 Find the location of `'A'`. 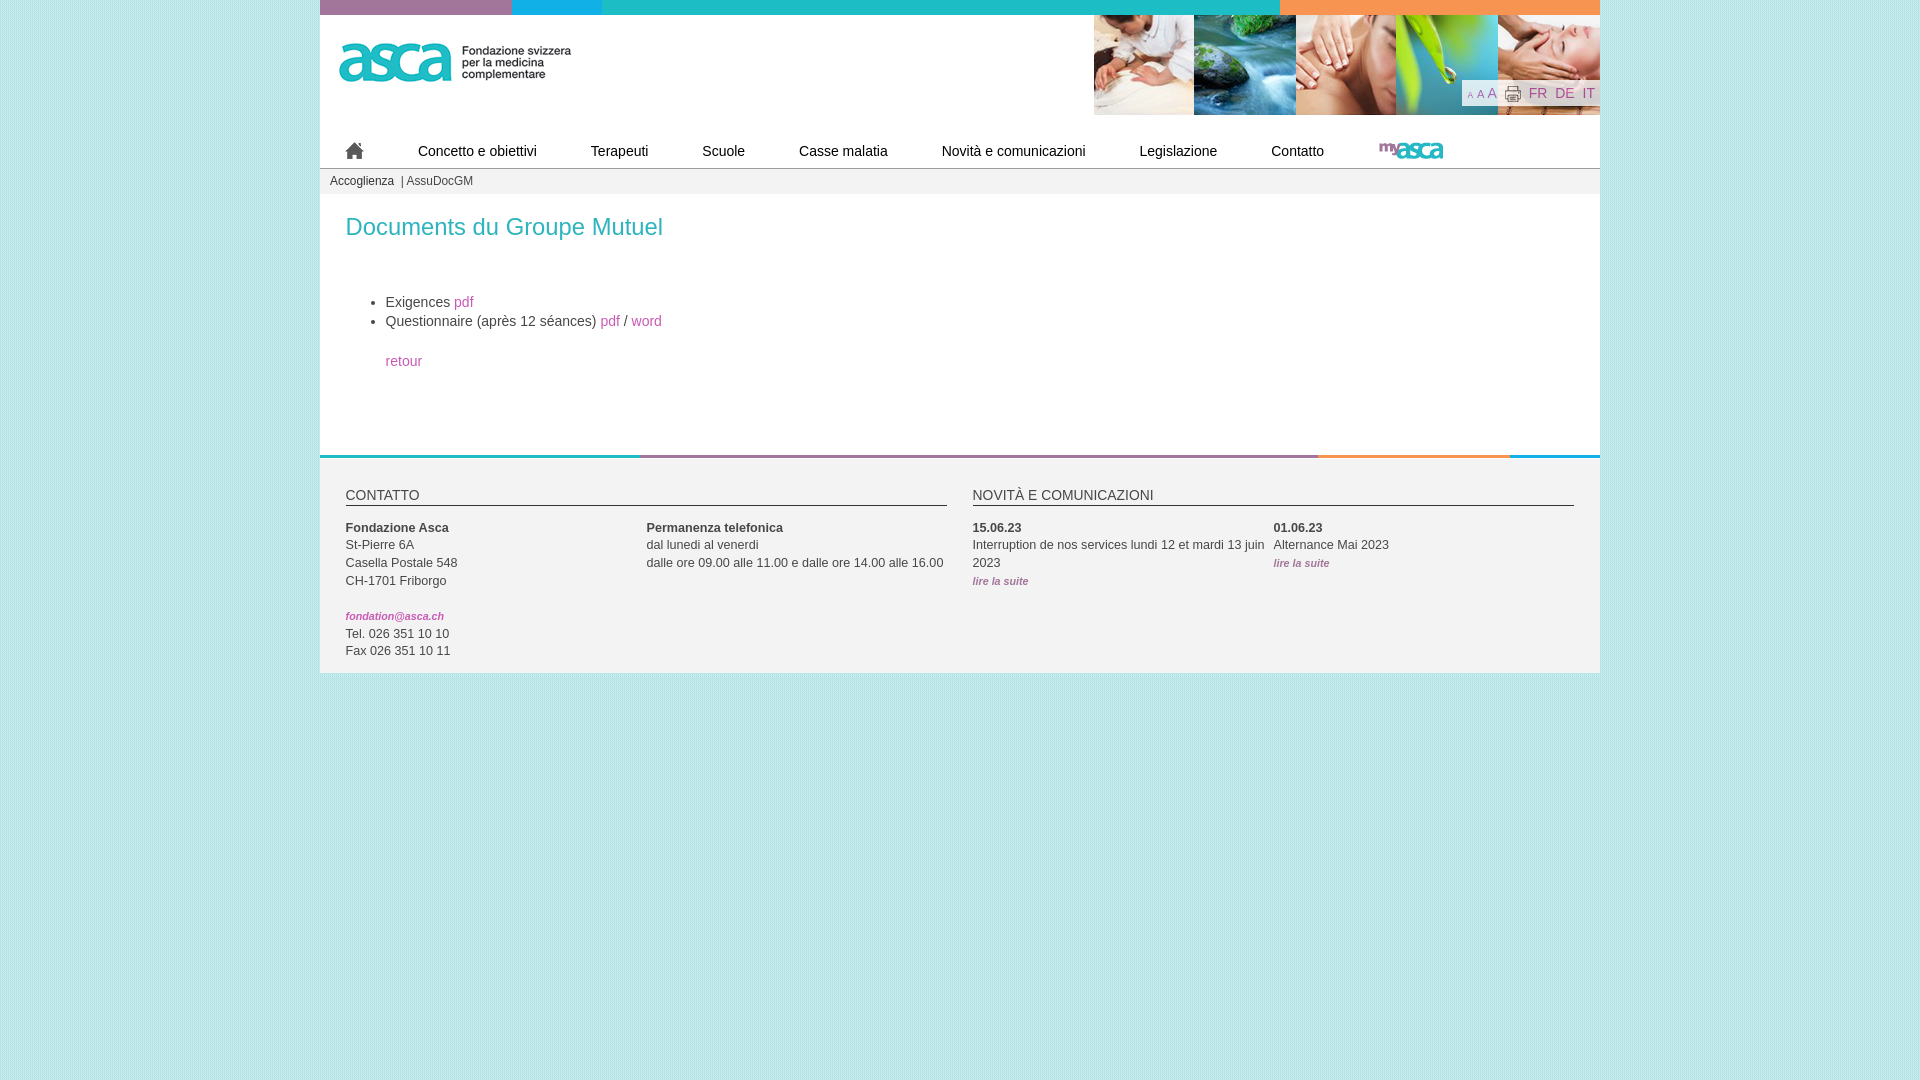

'A' is located at coordinates (1492, 92).